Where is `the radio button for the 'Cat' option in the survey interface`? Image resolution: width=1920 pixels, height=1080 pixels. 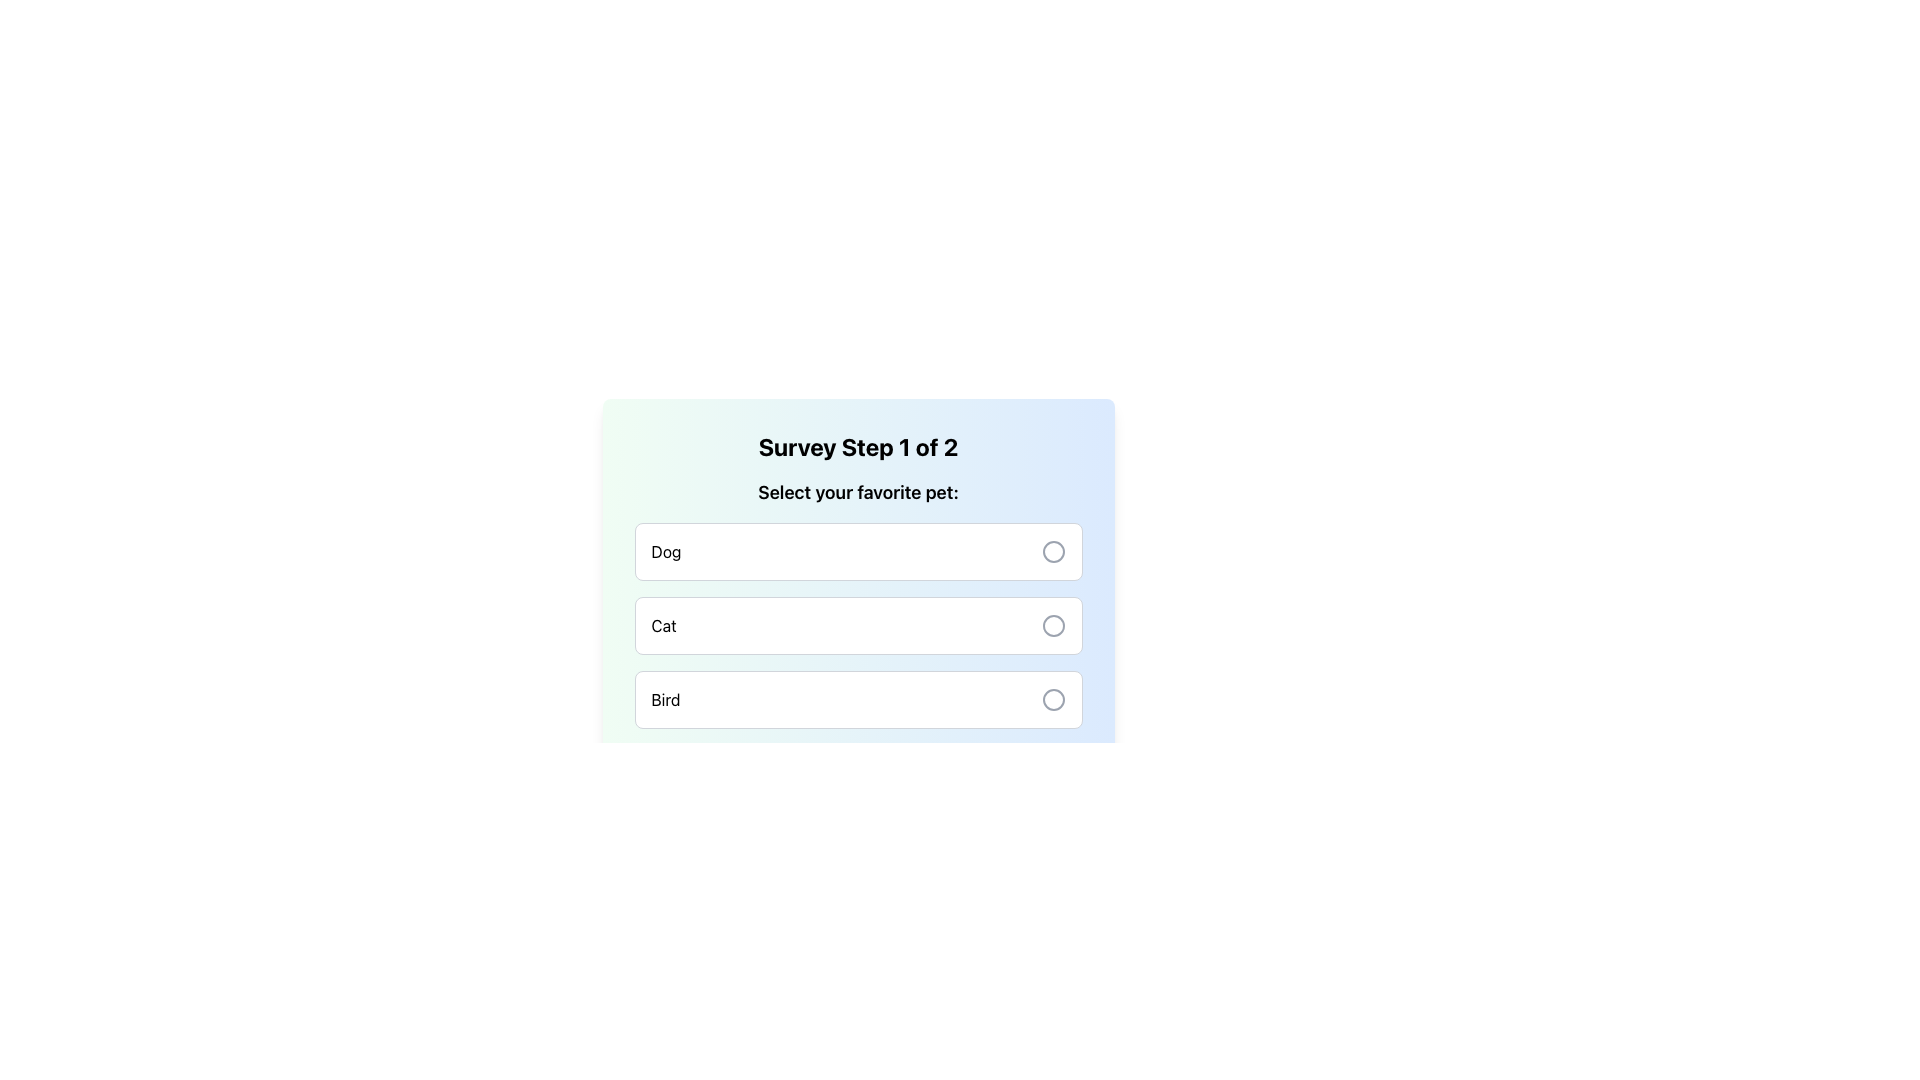 the radio button for the 'Cat' option in the survey interface is located at coordinates (1052, 624).